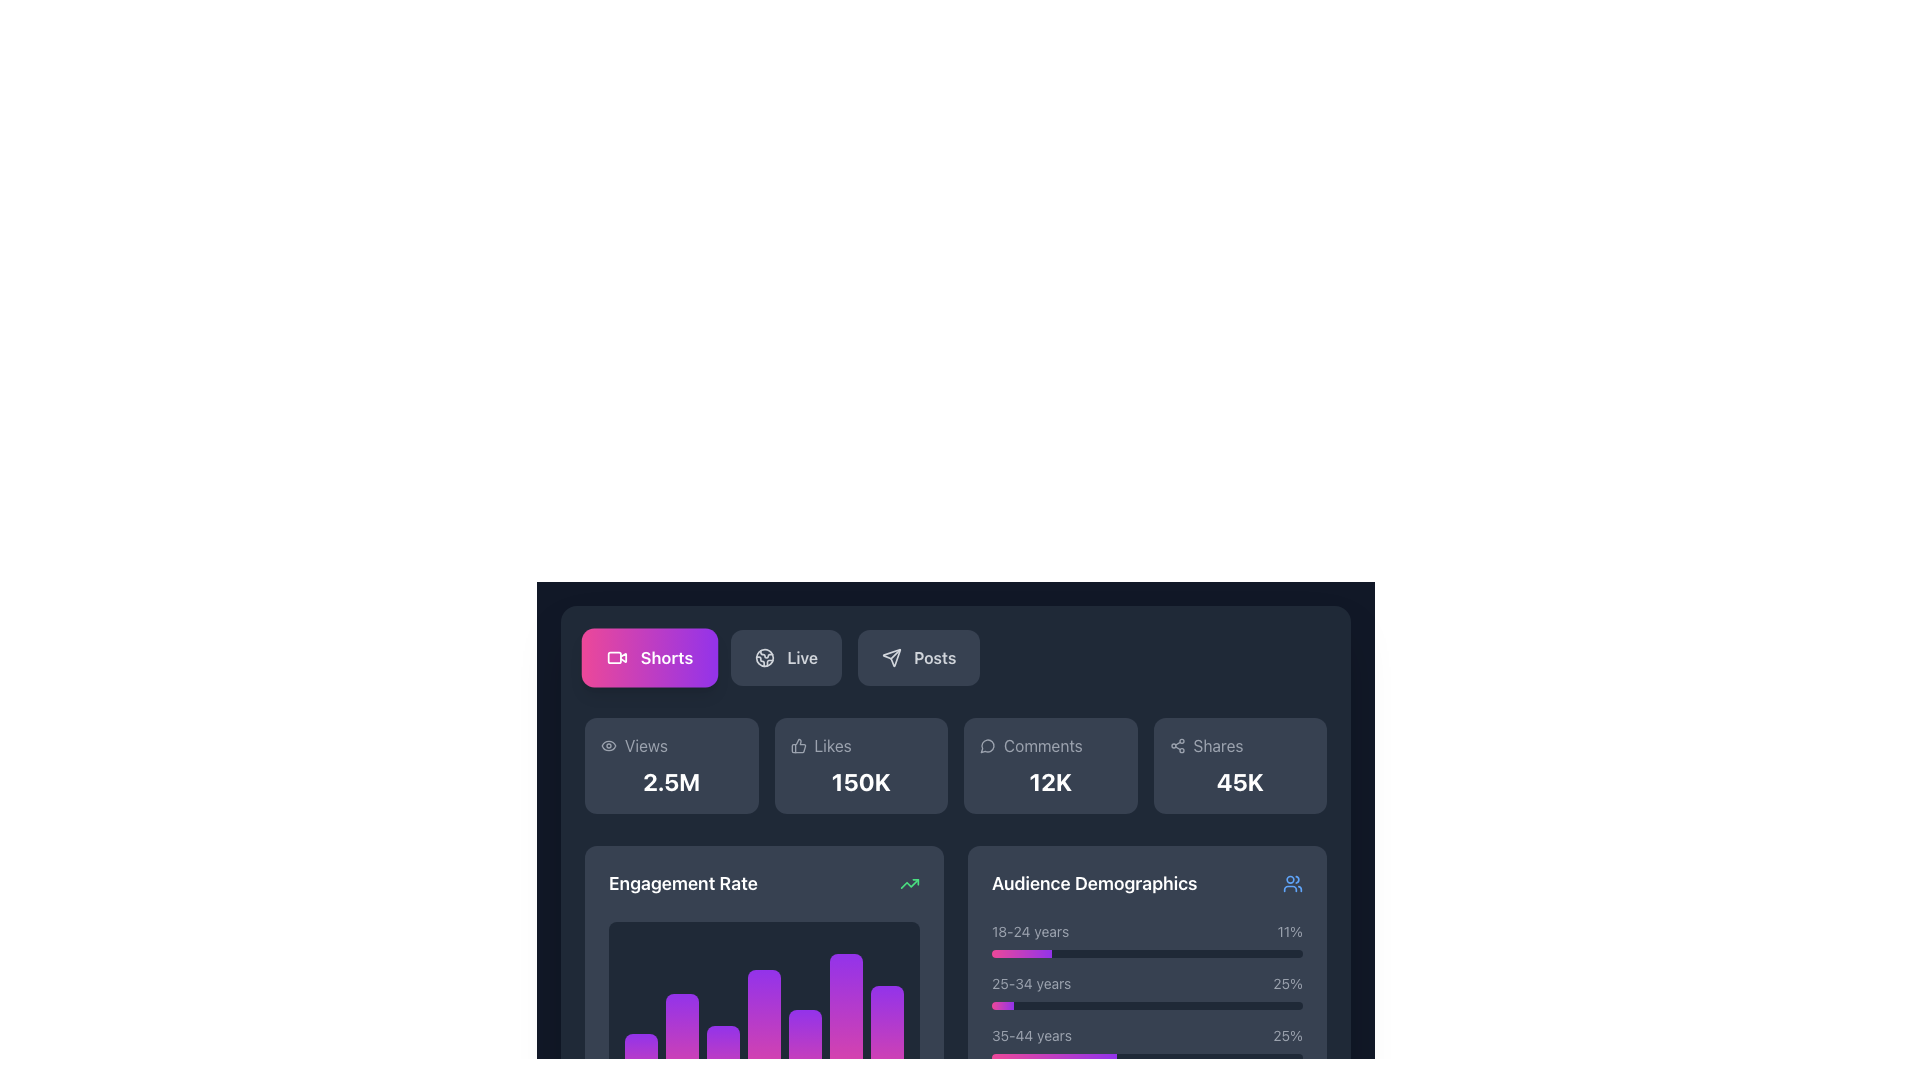 Image resolution: width=1920 pixels, height=1080 pixels. What do you see at coordinates (1288, 982) in the screenshot?
I see `the text label displaying '25%' which is styled in white sans-serif font on a dark background, located in the bottom-right section of the 'Audience Demographics' panel` at bounding box center [1288, 982].